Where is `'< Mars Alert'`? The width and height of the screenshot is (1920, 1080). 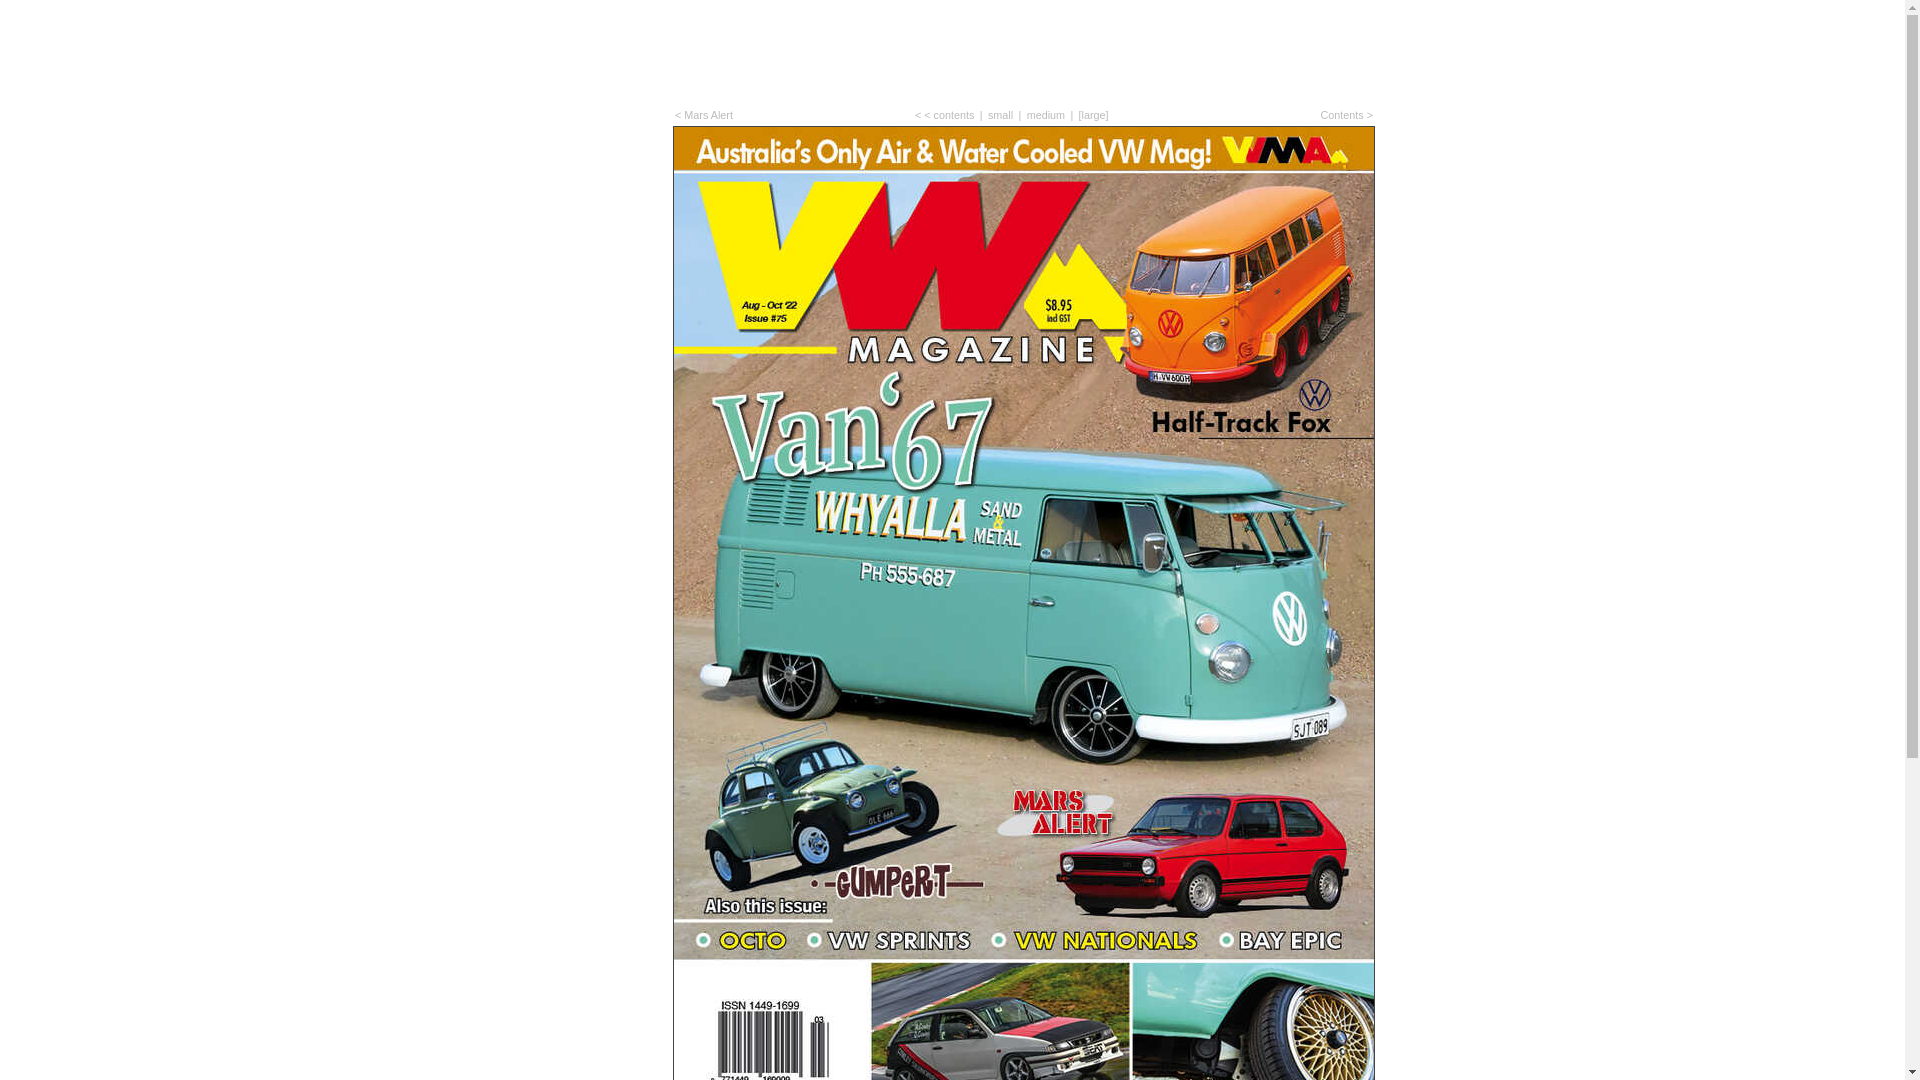
'< Mars Alert' is located at coordinates (704, 115).